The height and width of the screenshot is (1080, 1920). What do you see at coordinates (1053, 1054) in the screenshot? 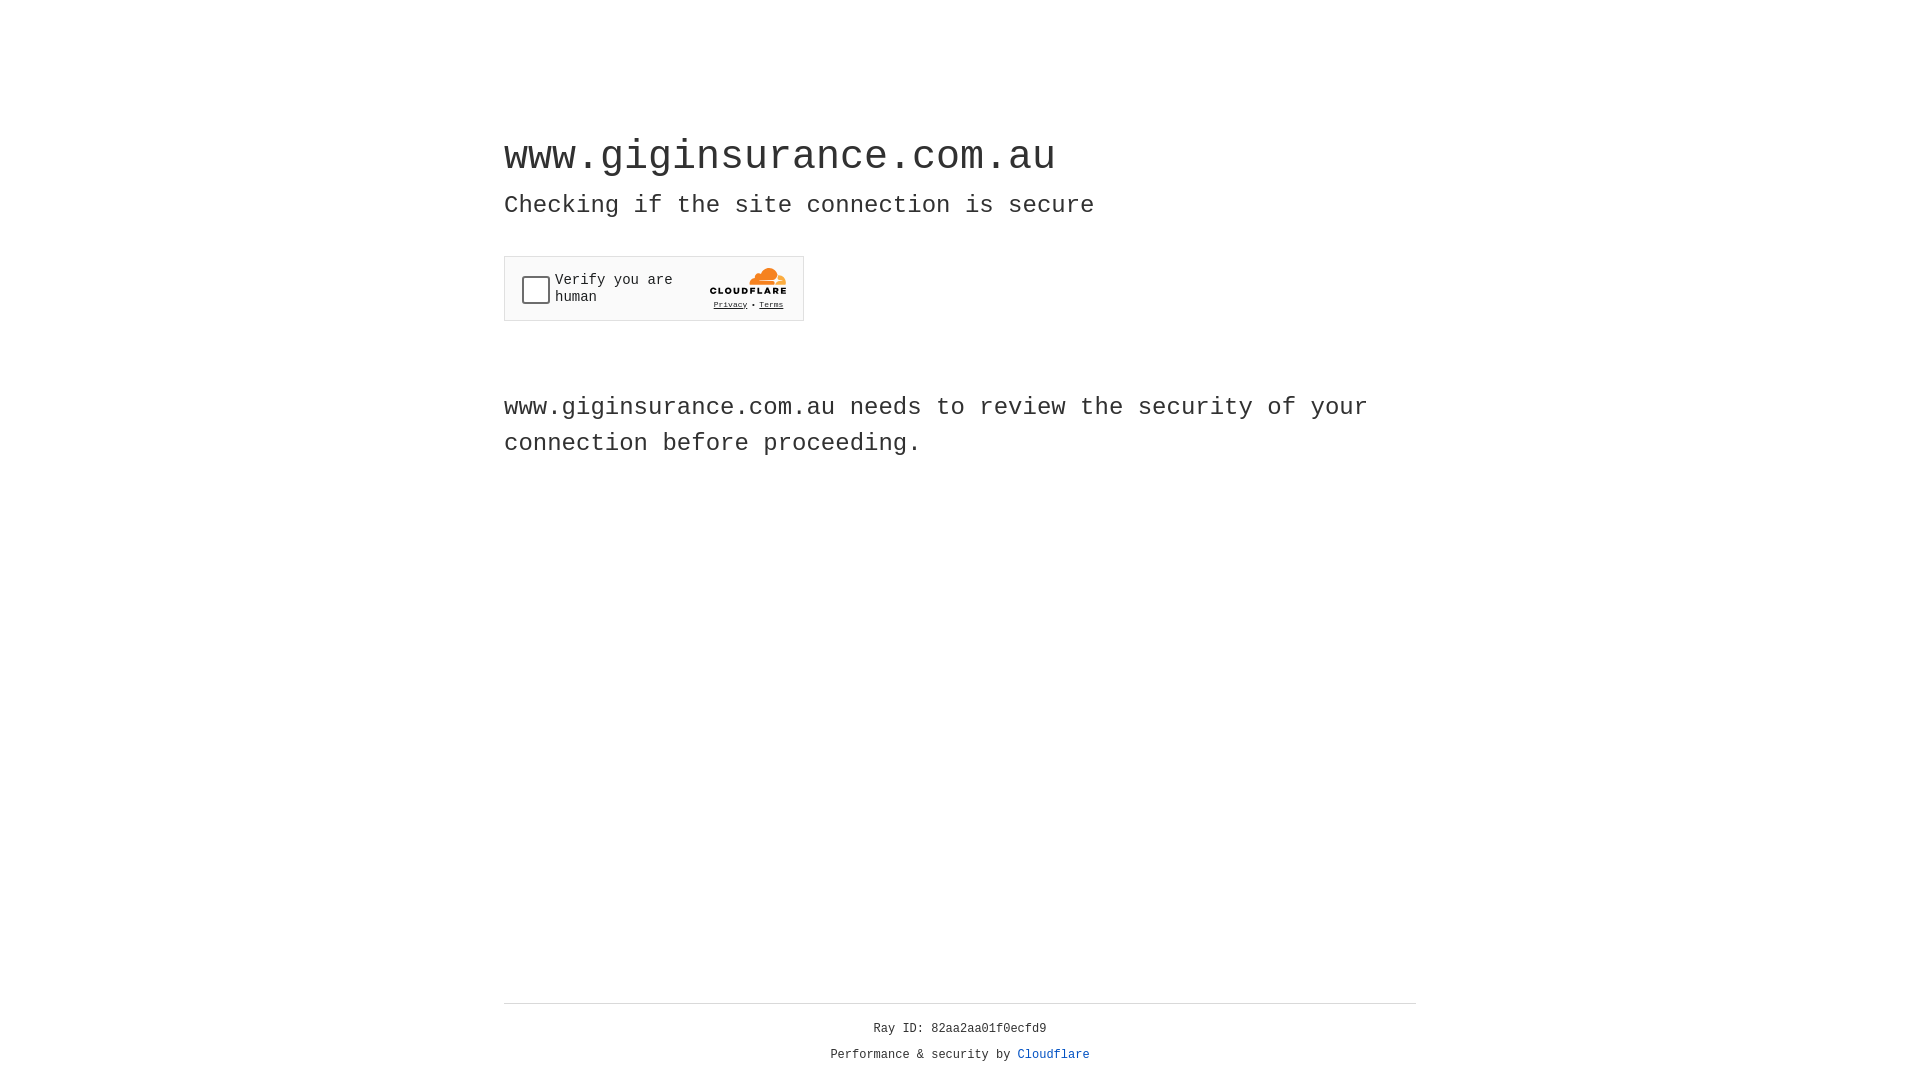
I see `'Cloudflare'` at bounding box center [1053, 1054].